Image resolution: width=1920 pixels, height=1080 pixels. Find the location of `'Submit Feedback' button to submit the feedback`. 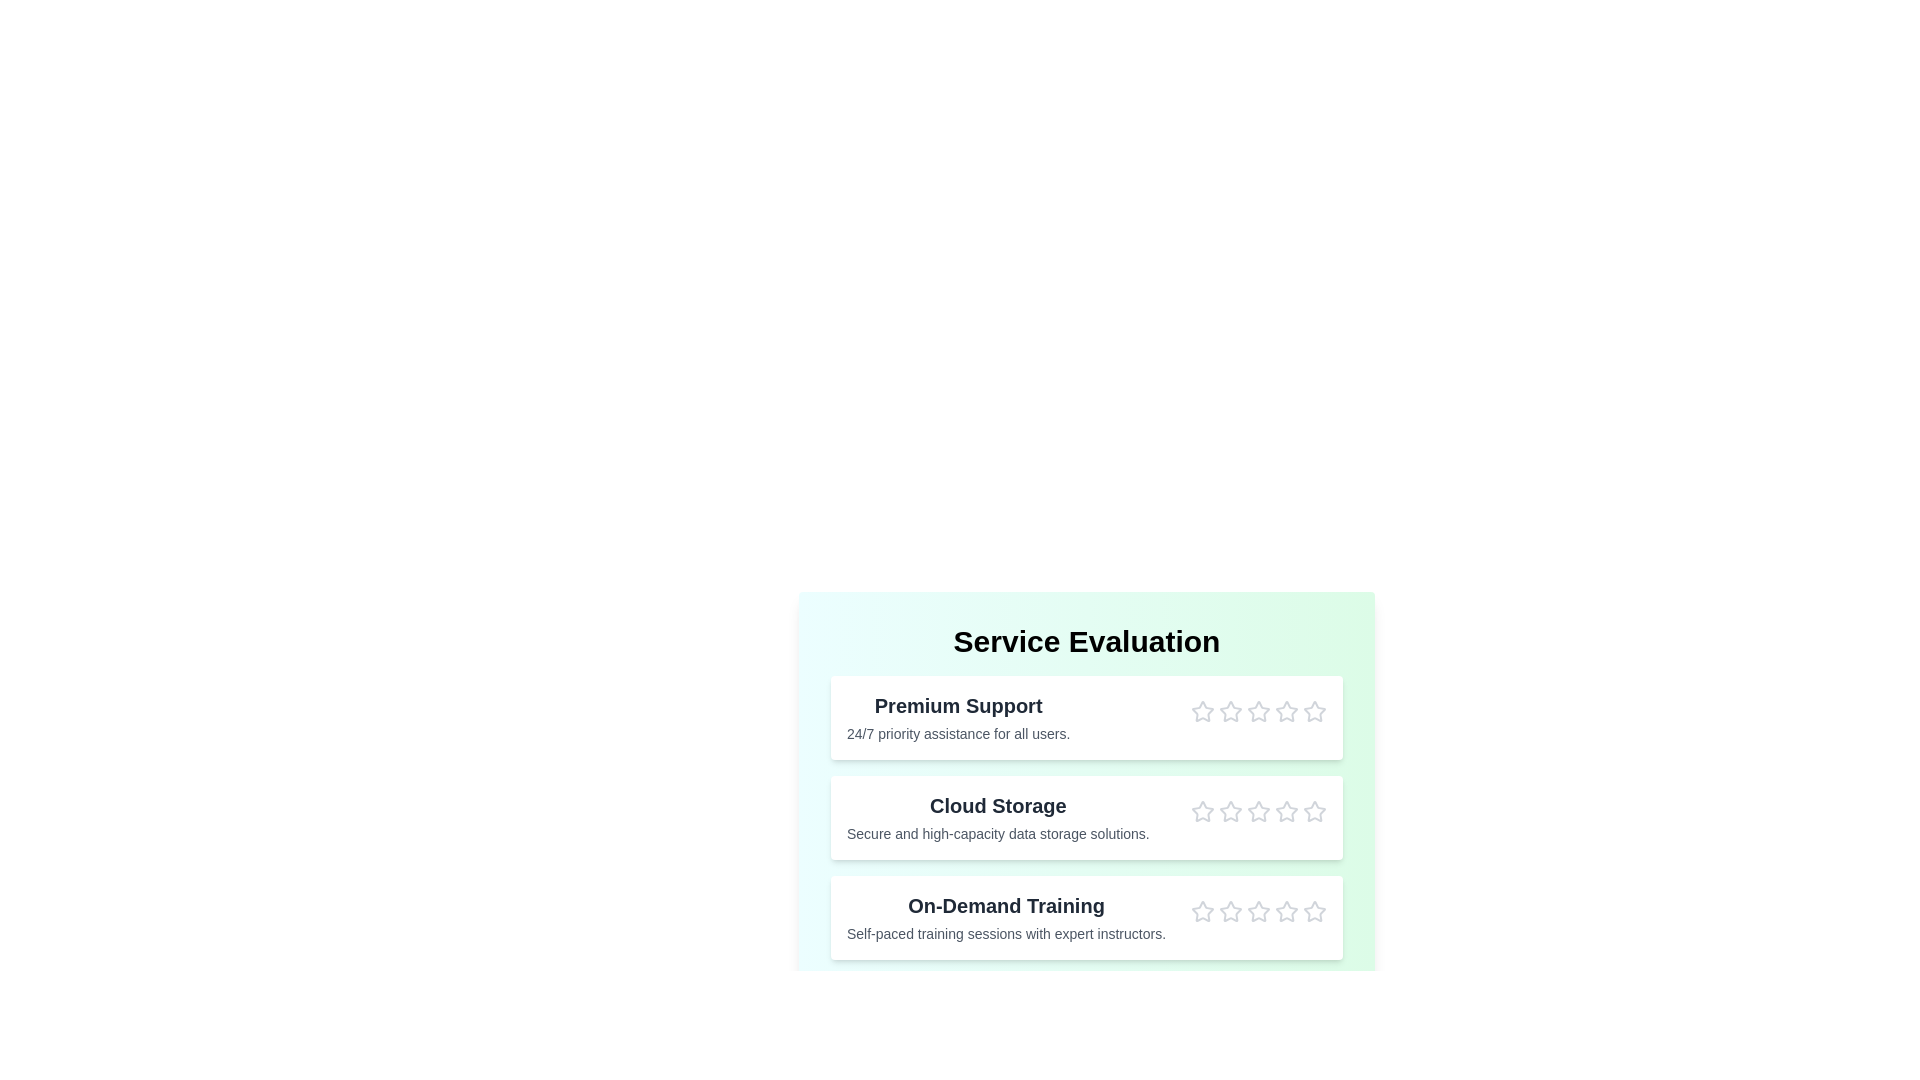

'Submit Feedback' button to submit the feedback is located at coordinates (1085, 1019).